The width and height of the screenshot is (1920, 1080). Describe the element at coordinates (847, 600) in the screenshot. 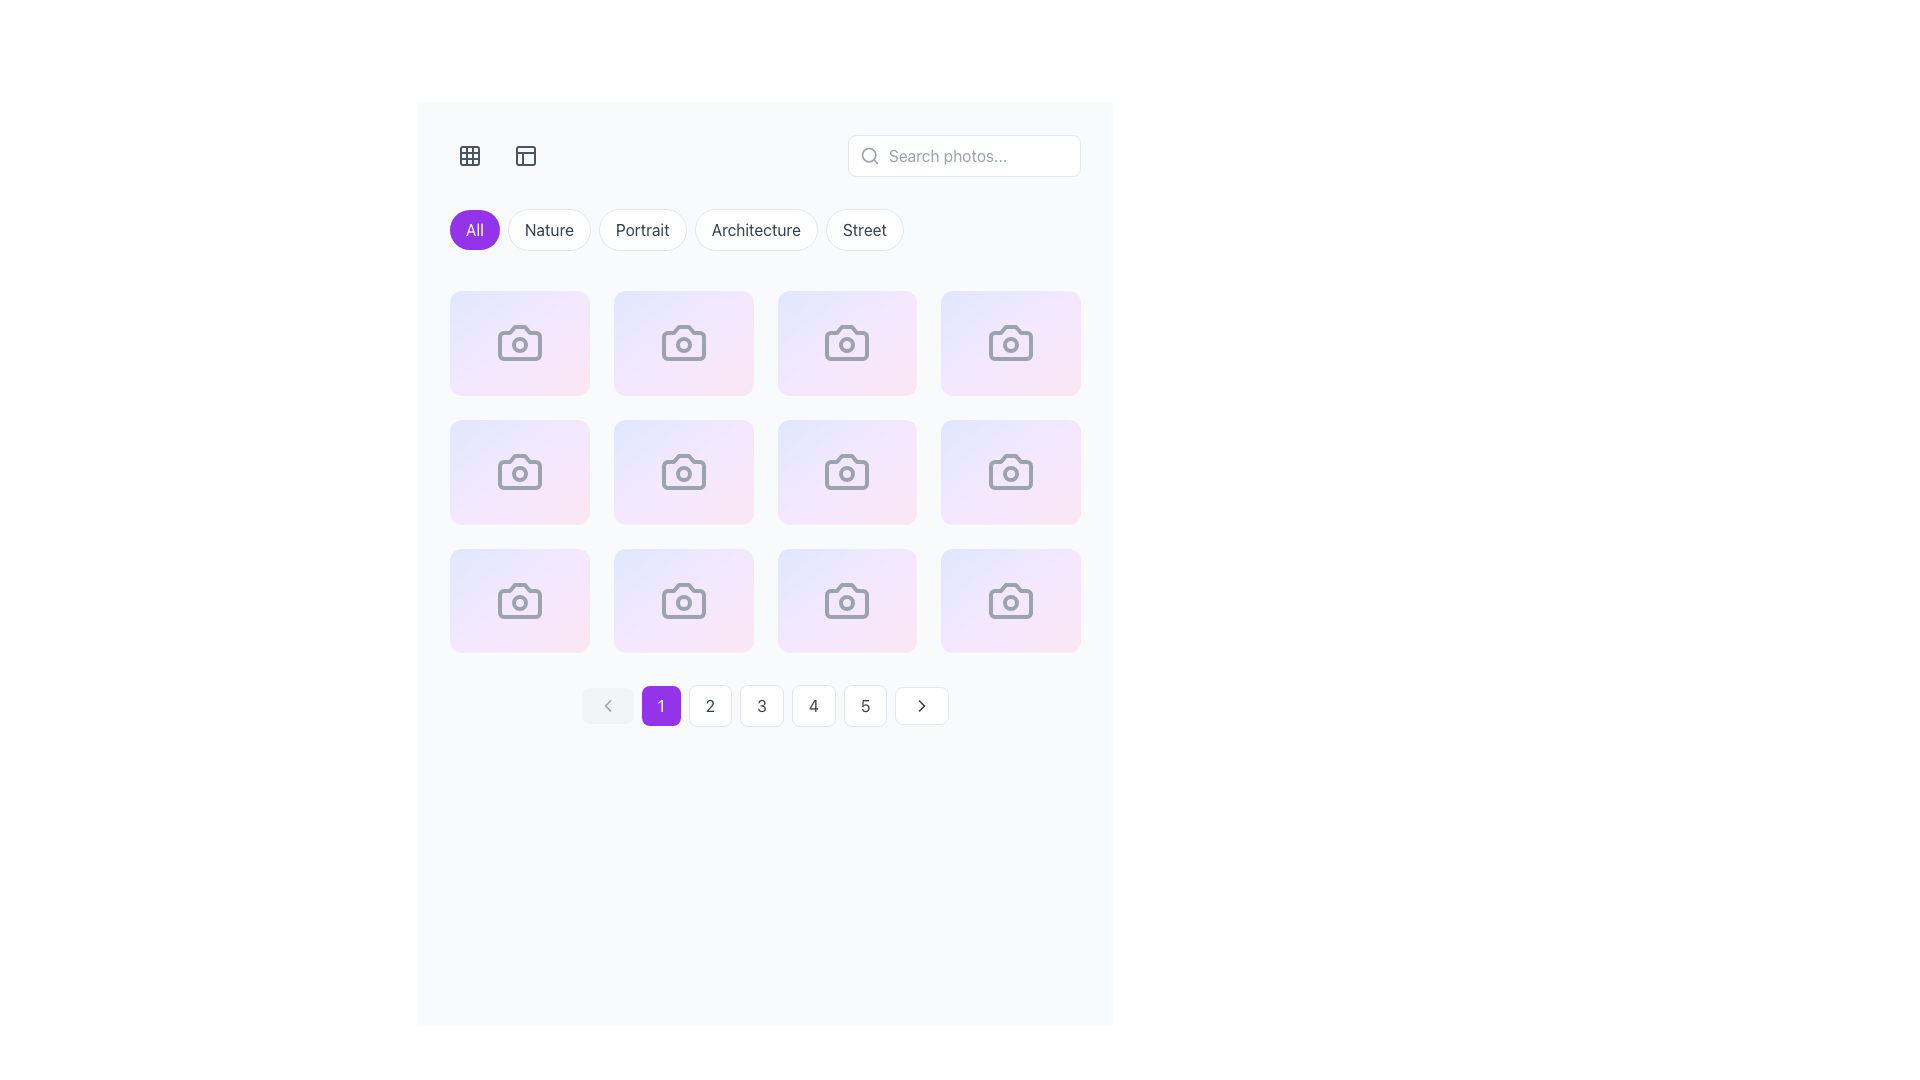

I see `the second to last item` at that location.